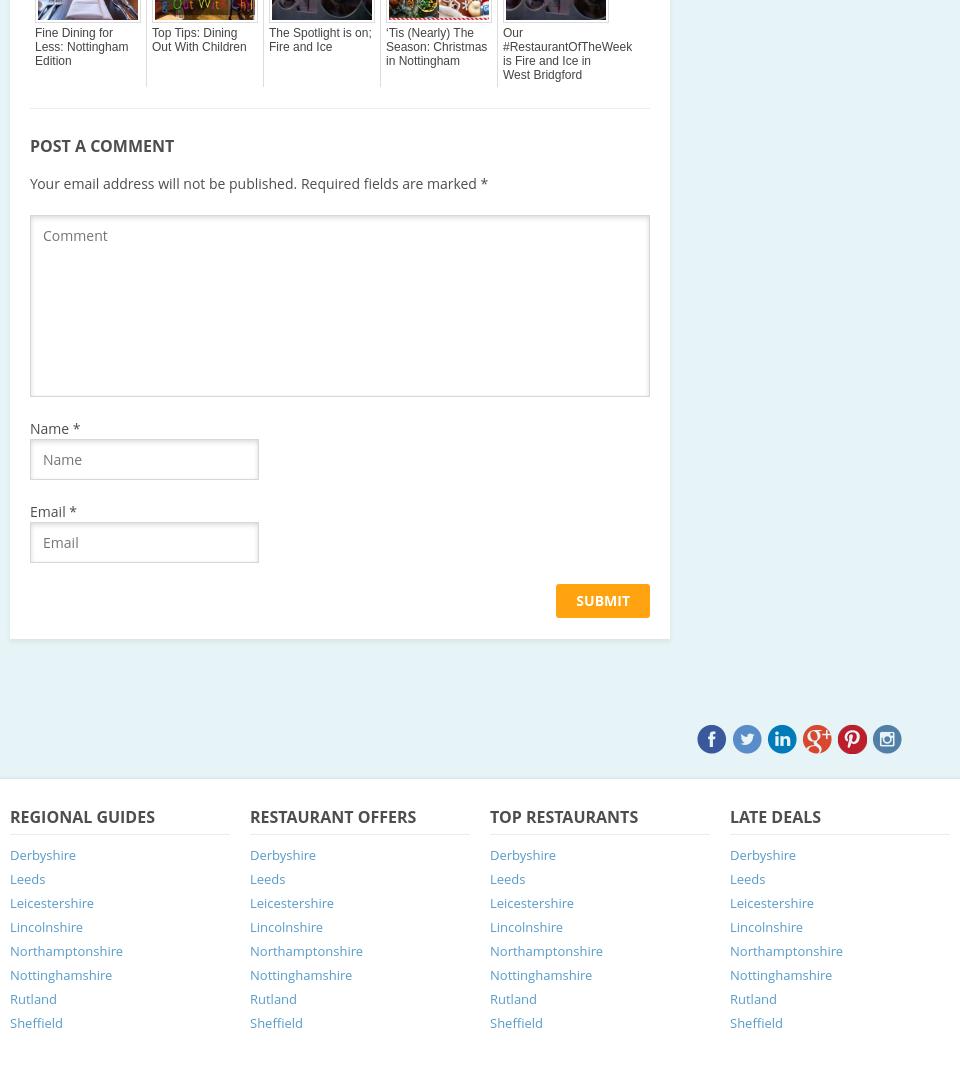  What do you see at coordinates (436, 45) in the screenshot?
I see `'‘Tis (Nearly) The Season: Christmas in Nottingham'` at bounding box center [436, 45].